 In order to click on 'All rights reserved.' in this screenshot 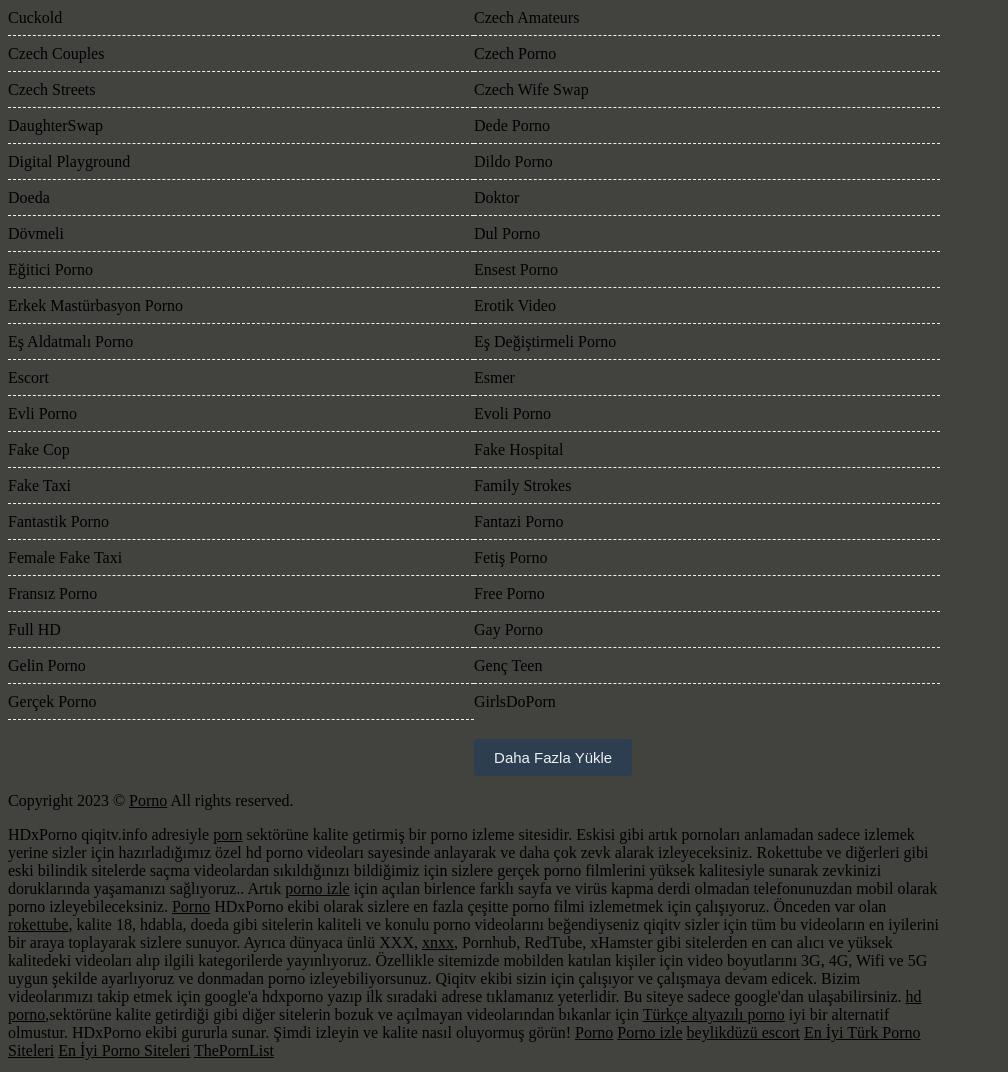, I will do `click(167, 800)`.